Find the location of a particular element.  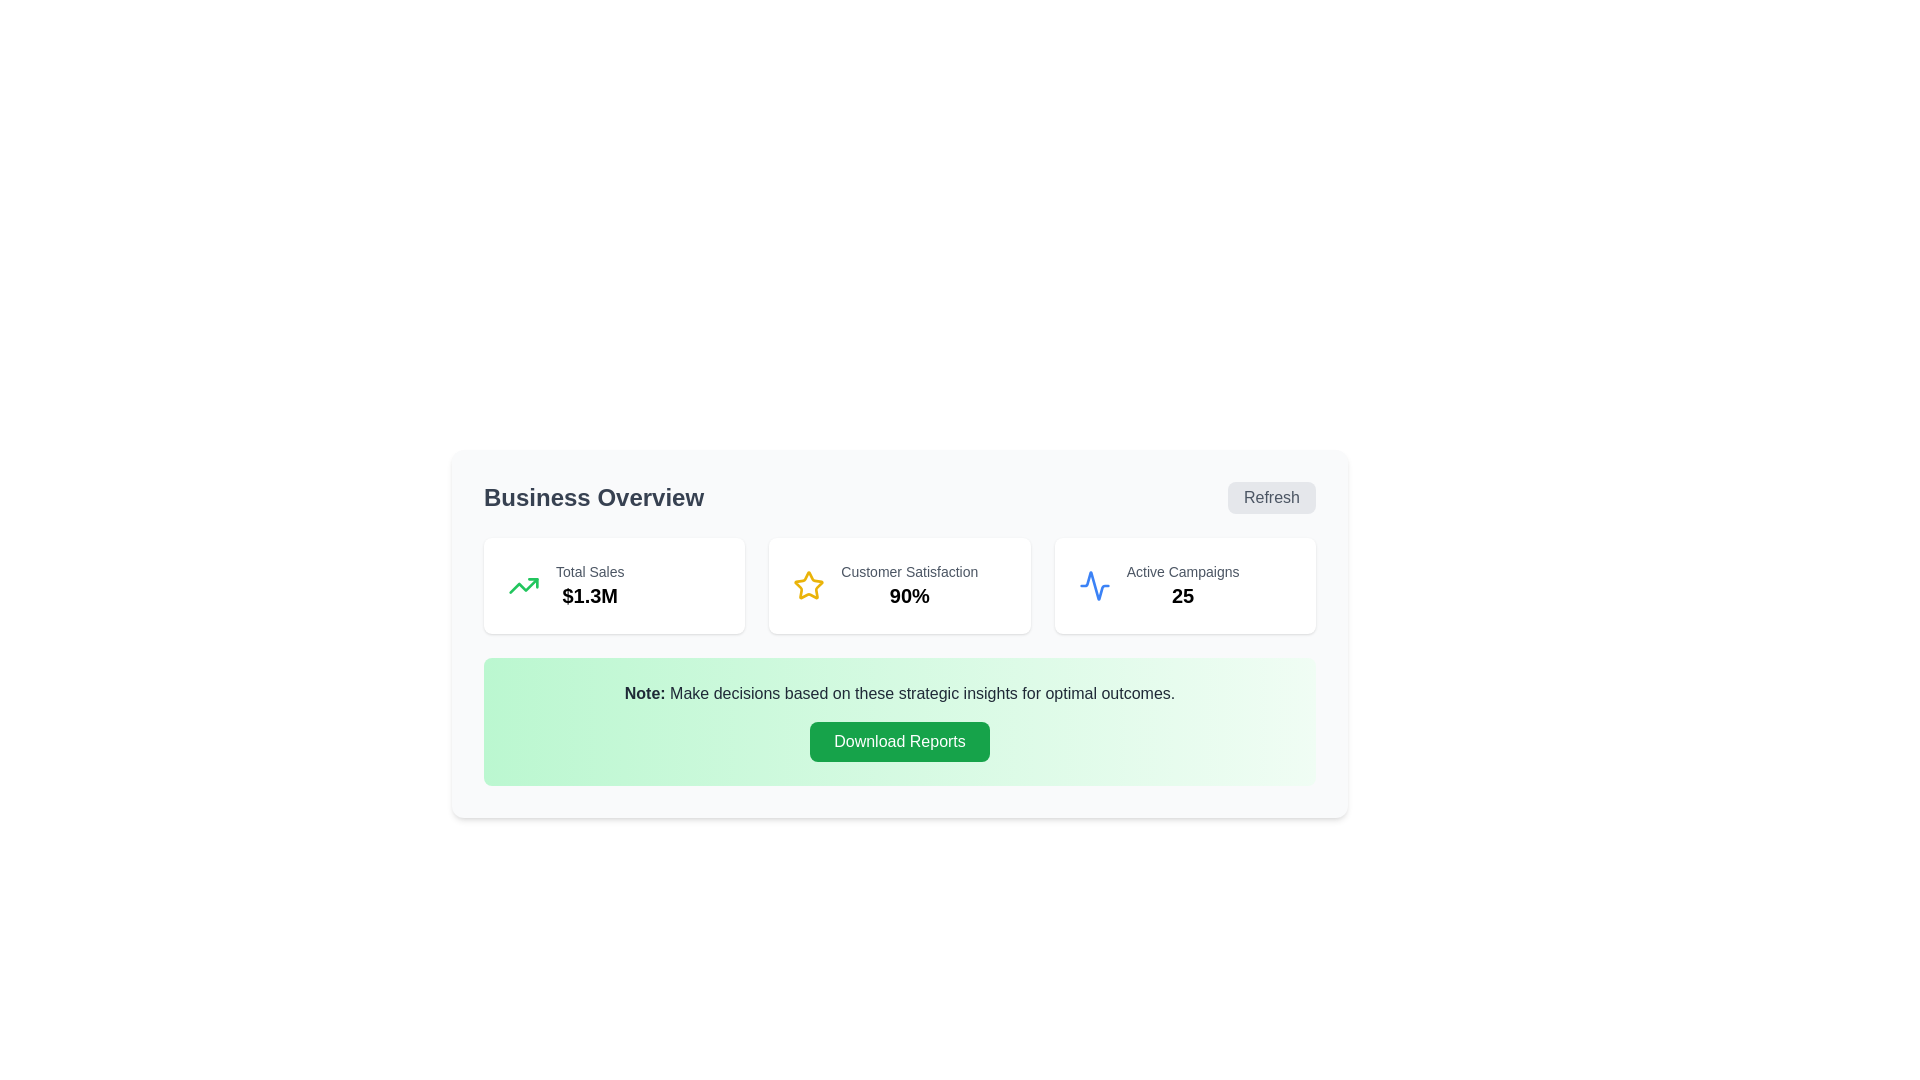

static text label indicating that the '$1.3M' value represents total sales, located at the top of the leftmost card in the 'Business Overview' section is located at coordinates (589, 571).